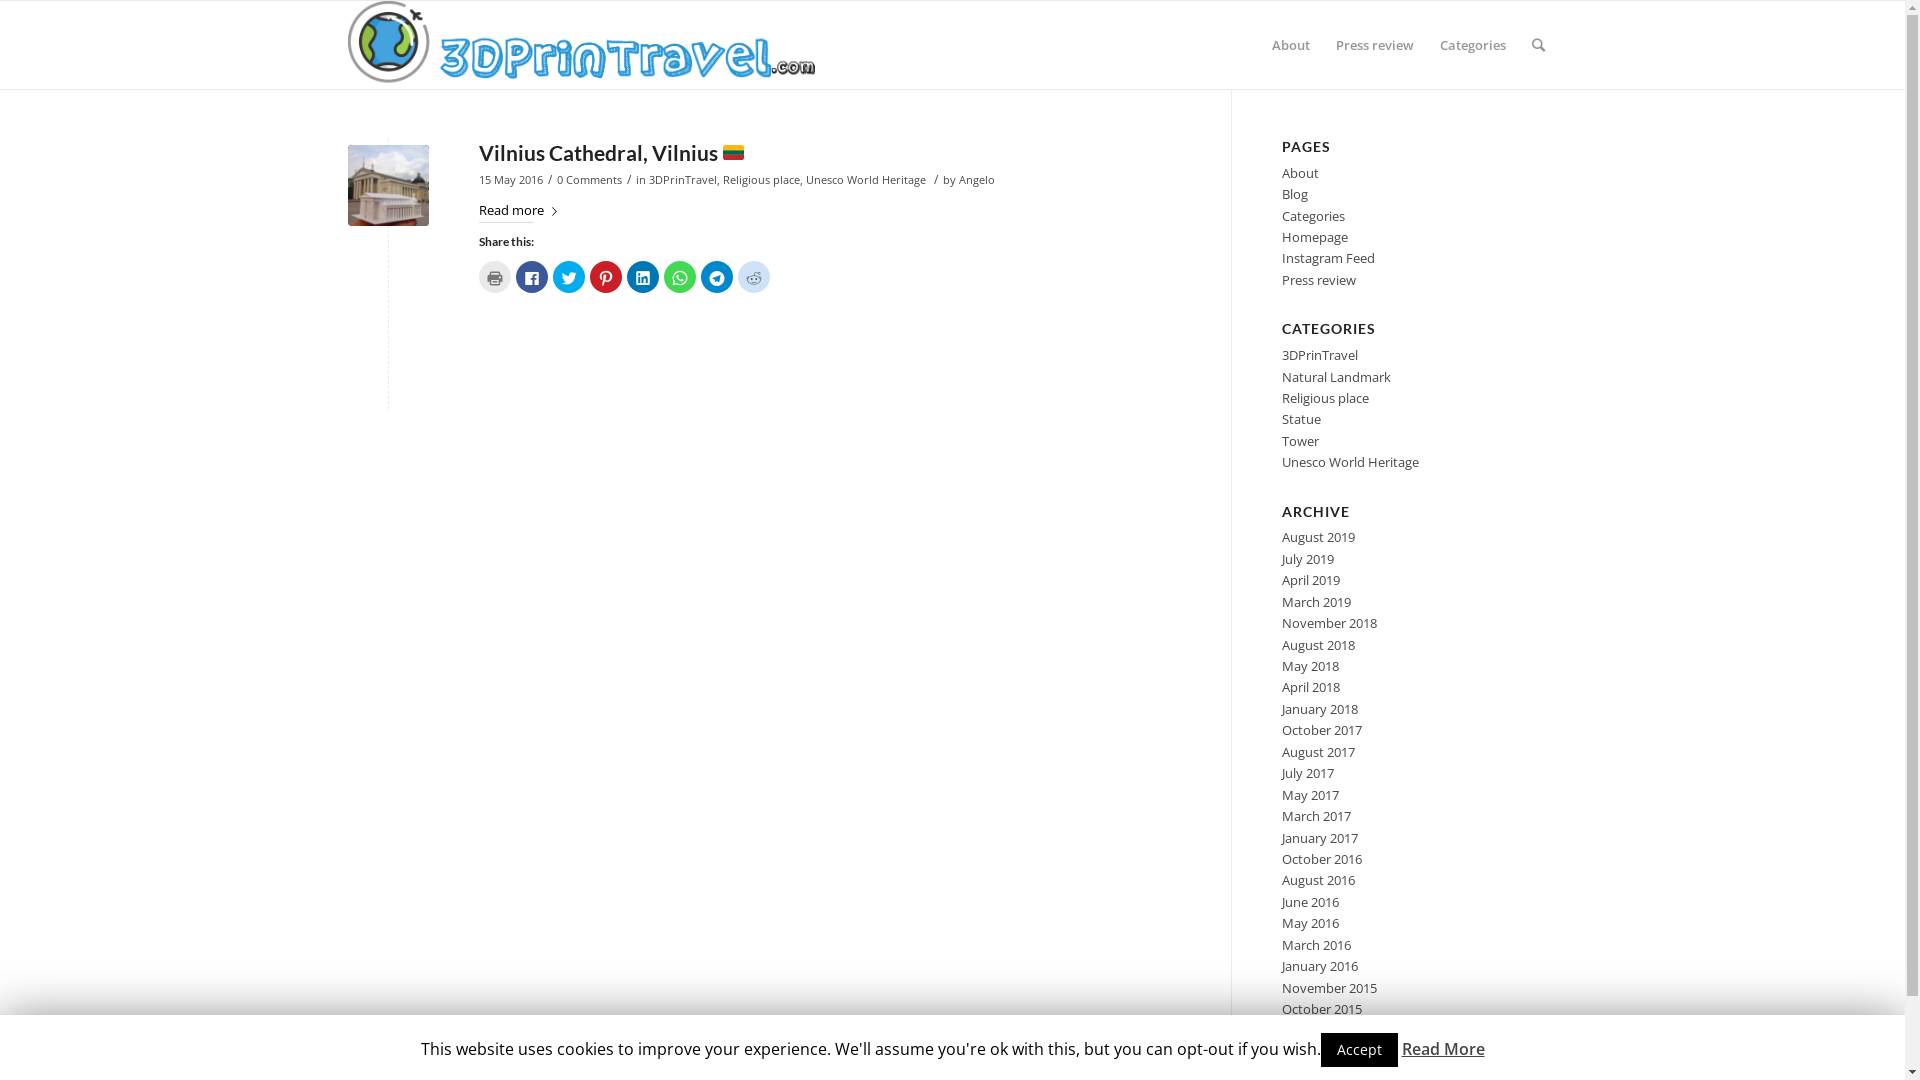  I want to click on 'August 2016', so click(1281, 878).